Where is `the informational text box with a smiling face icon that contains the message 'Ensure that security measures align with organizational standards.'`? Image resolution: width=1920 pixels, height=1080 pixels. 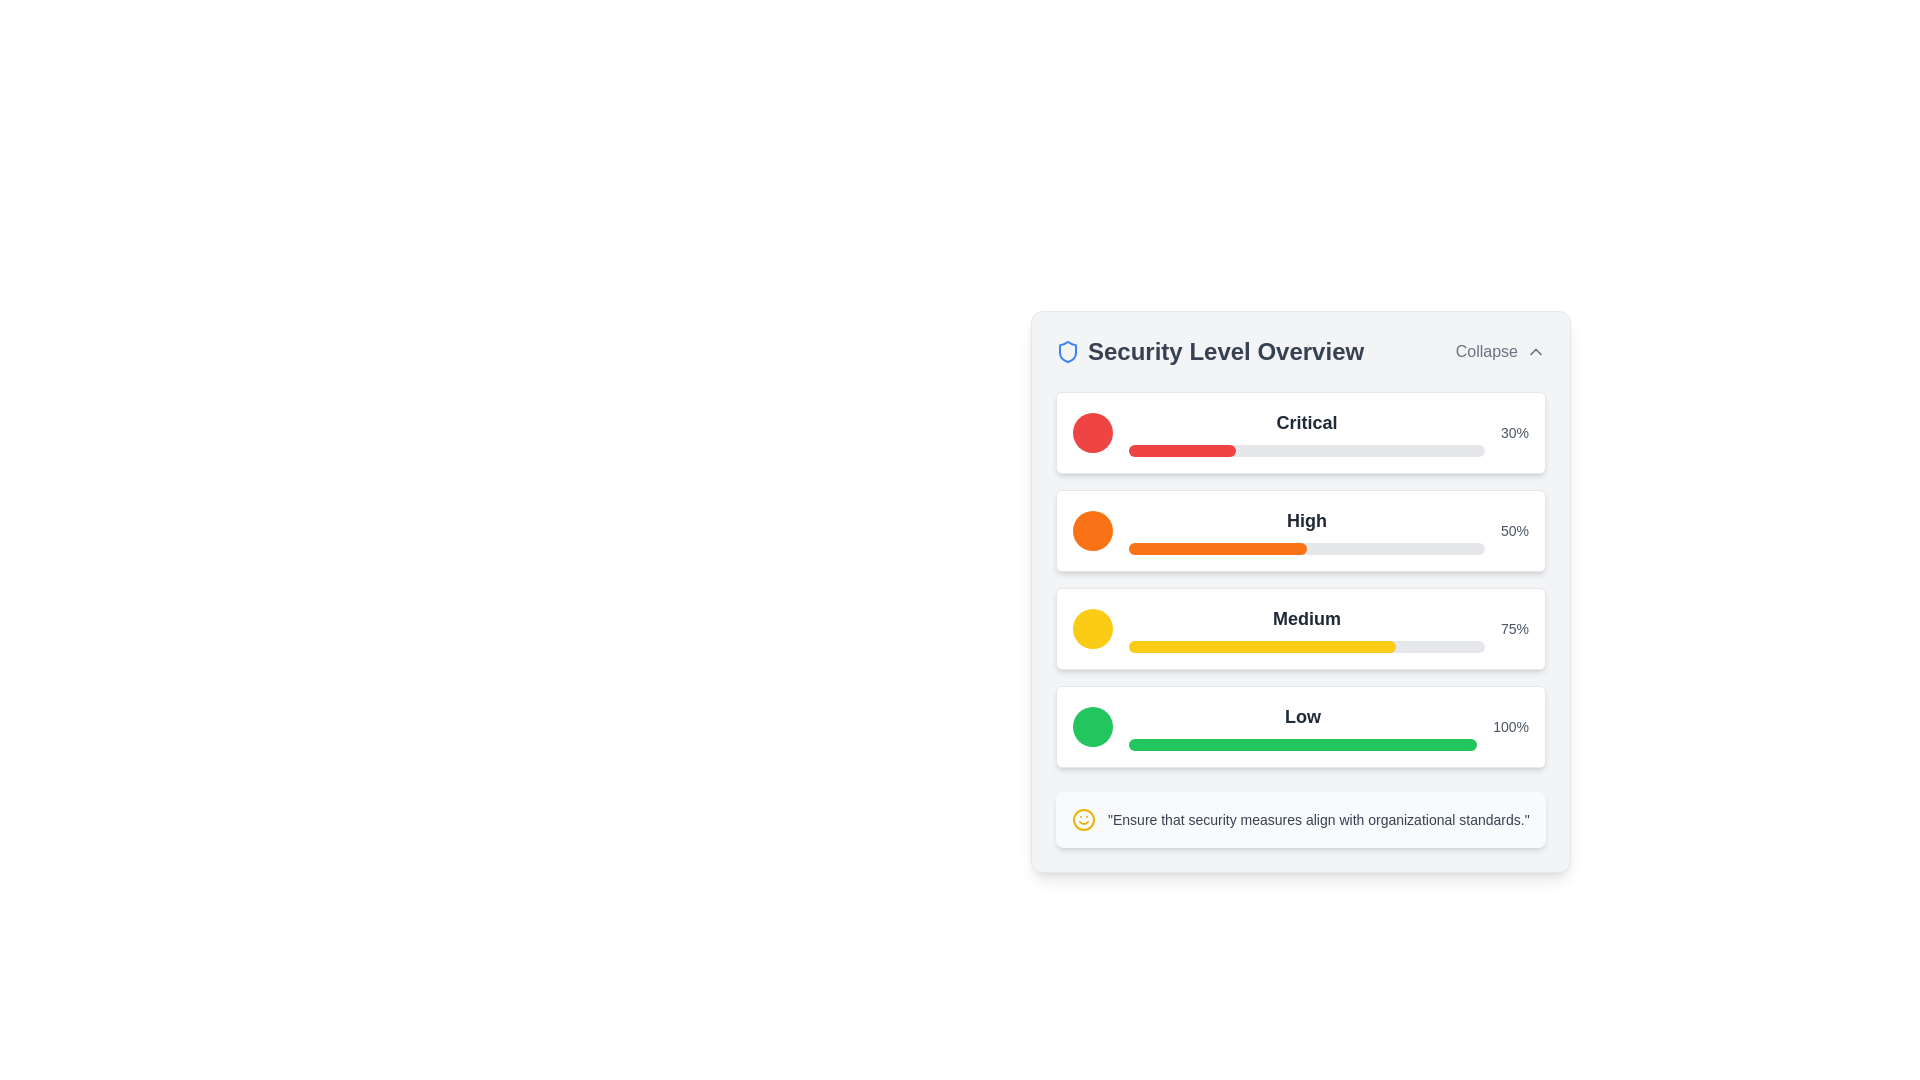 the informational text box with a smiling face icon that contains the message 'Ensure that security measures align with organizational standards.' is located at coordinates (1300, 820).